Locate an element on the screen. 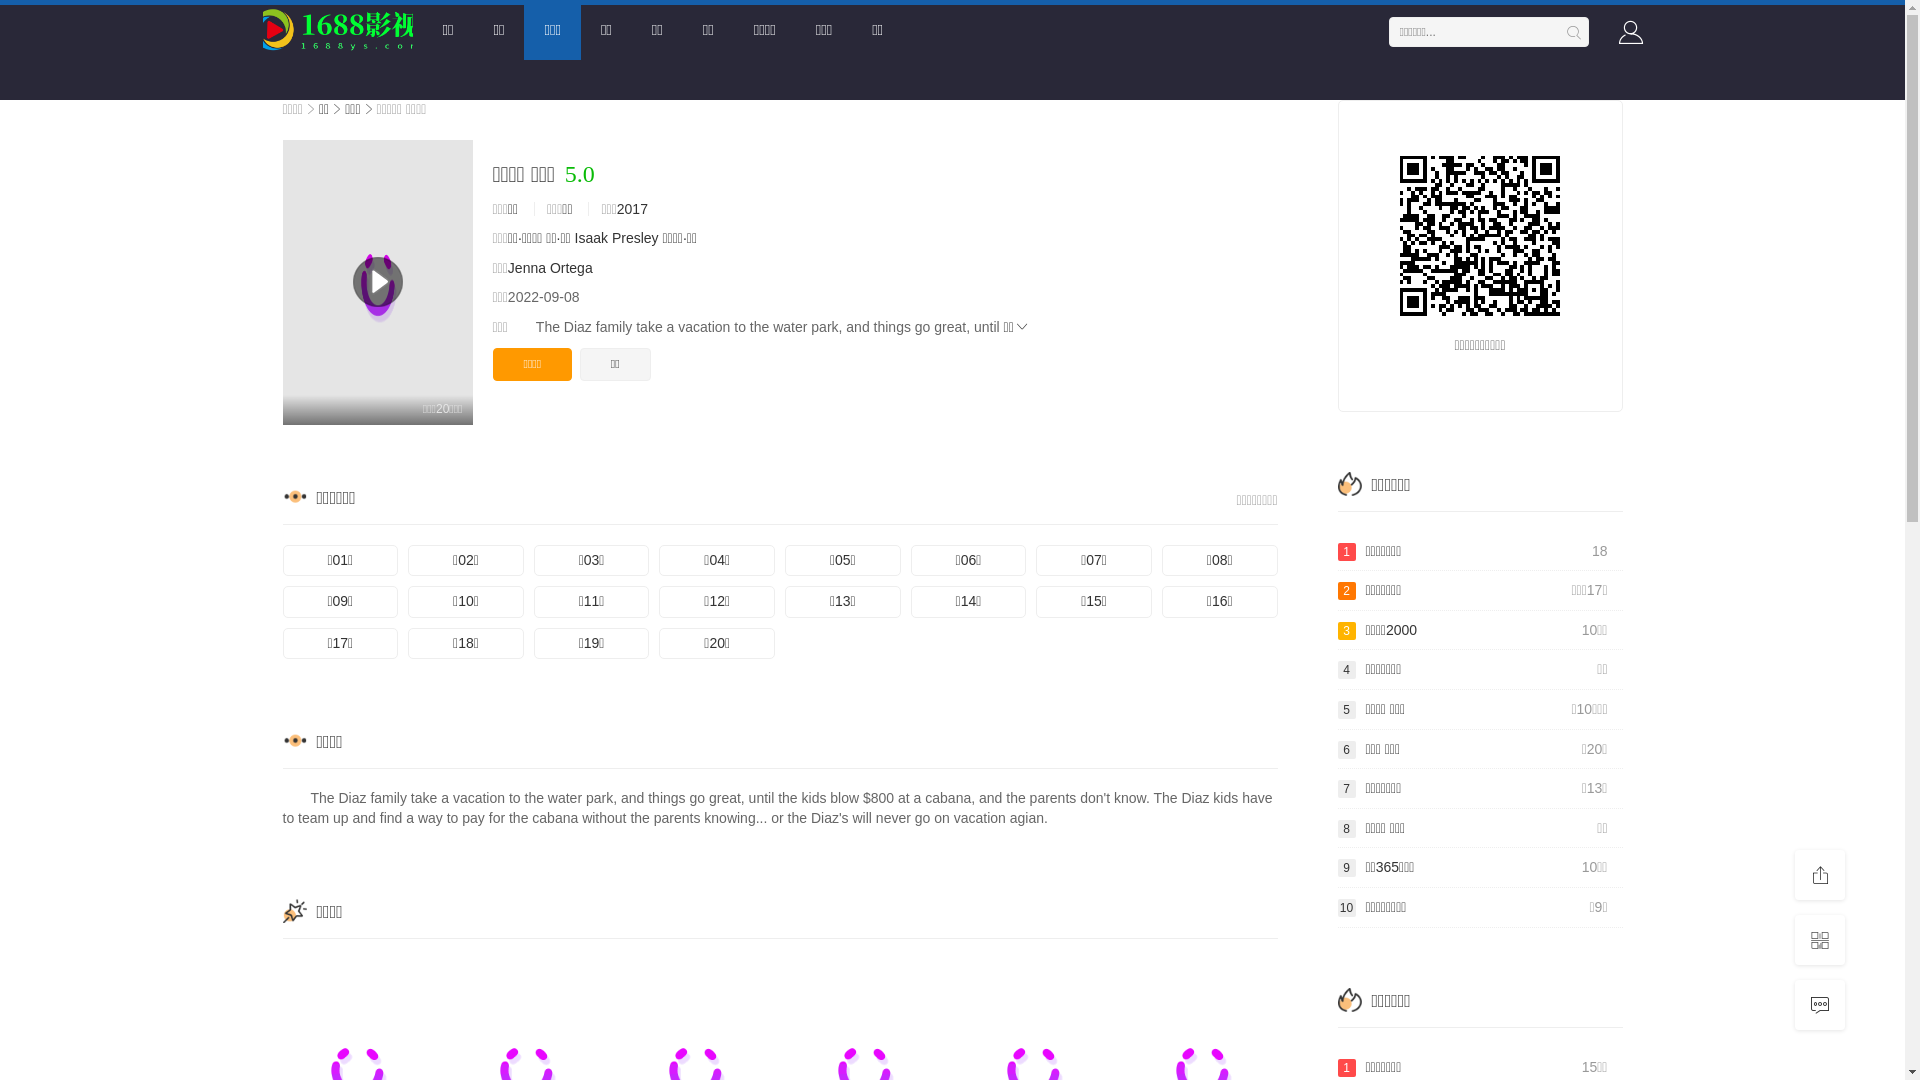  'Jenna' is located at coordinates (508, 266).